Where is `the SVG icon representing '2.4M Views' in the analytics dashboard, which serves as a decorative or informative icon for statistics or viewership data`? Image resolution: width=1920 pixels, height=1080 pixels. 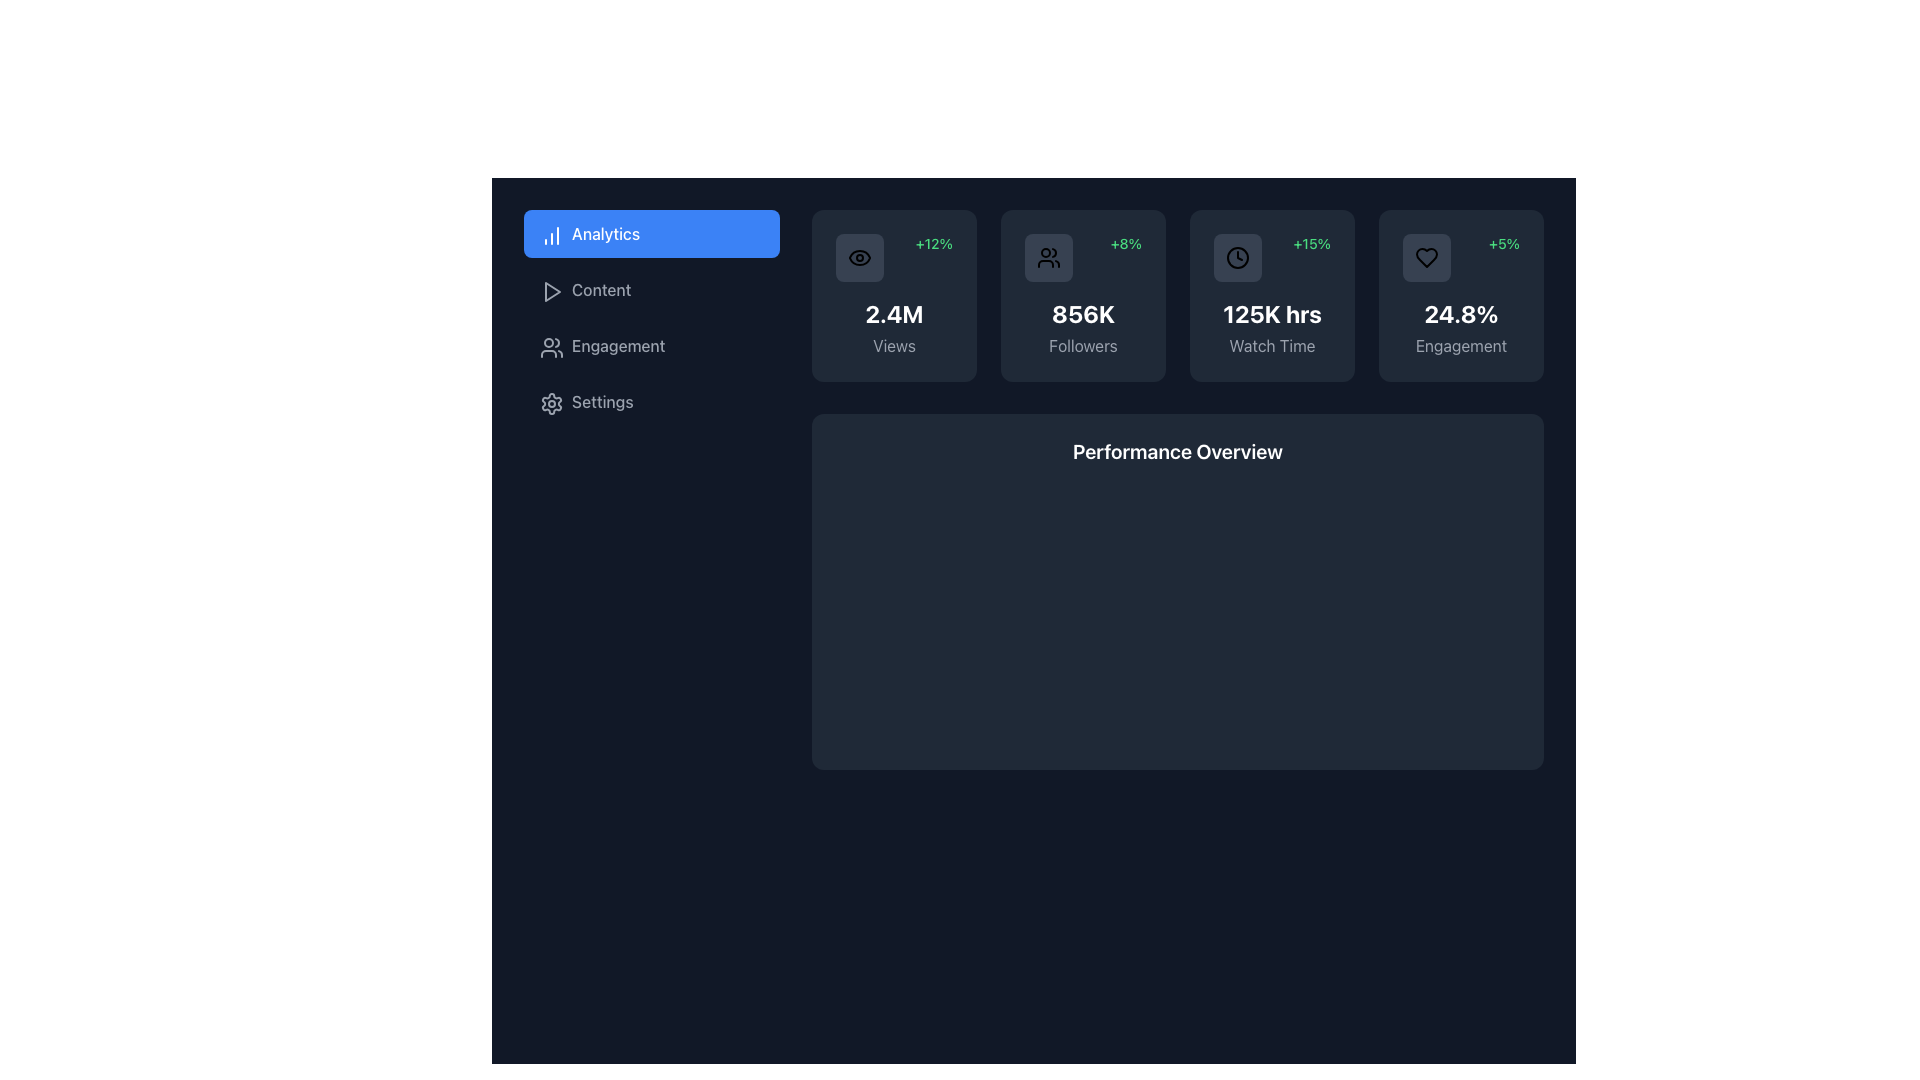 the SVG icon representing '2.4M Views' in the analytics dashboard, which serves as a decorative or informative icon for statistics or viewership data is located at coordinates (859, 257).